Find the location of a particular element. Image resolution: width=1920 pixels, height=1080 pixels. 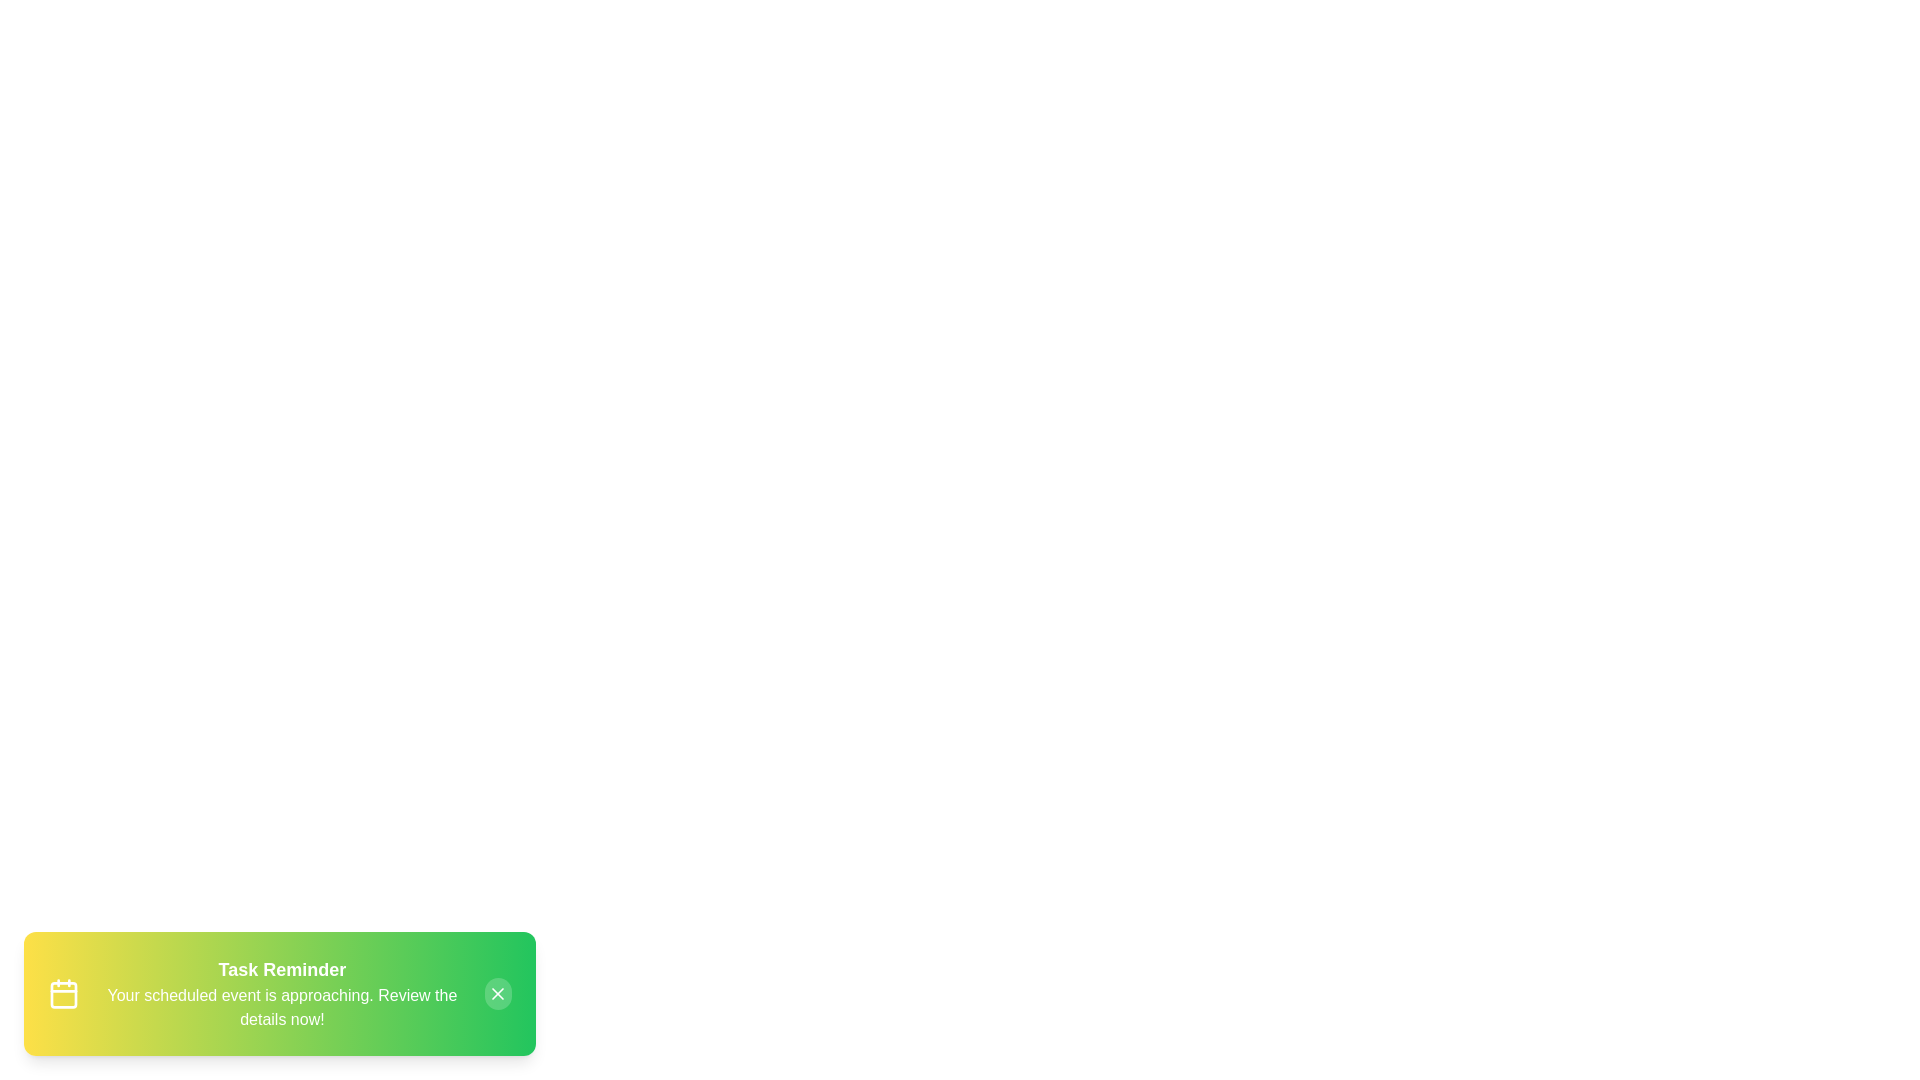

the close button of the snackbar to dismiss it is located at coordinates (498, 994).